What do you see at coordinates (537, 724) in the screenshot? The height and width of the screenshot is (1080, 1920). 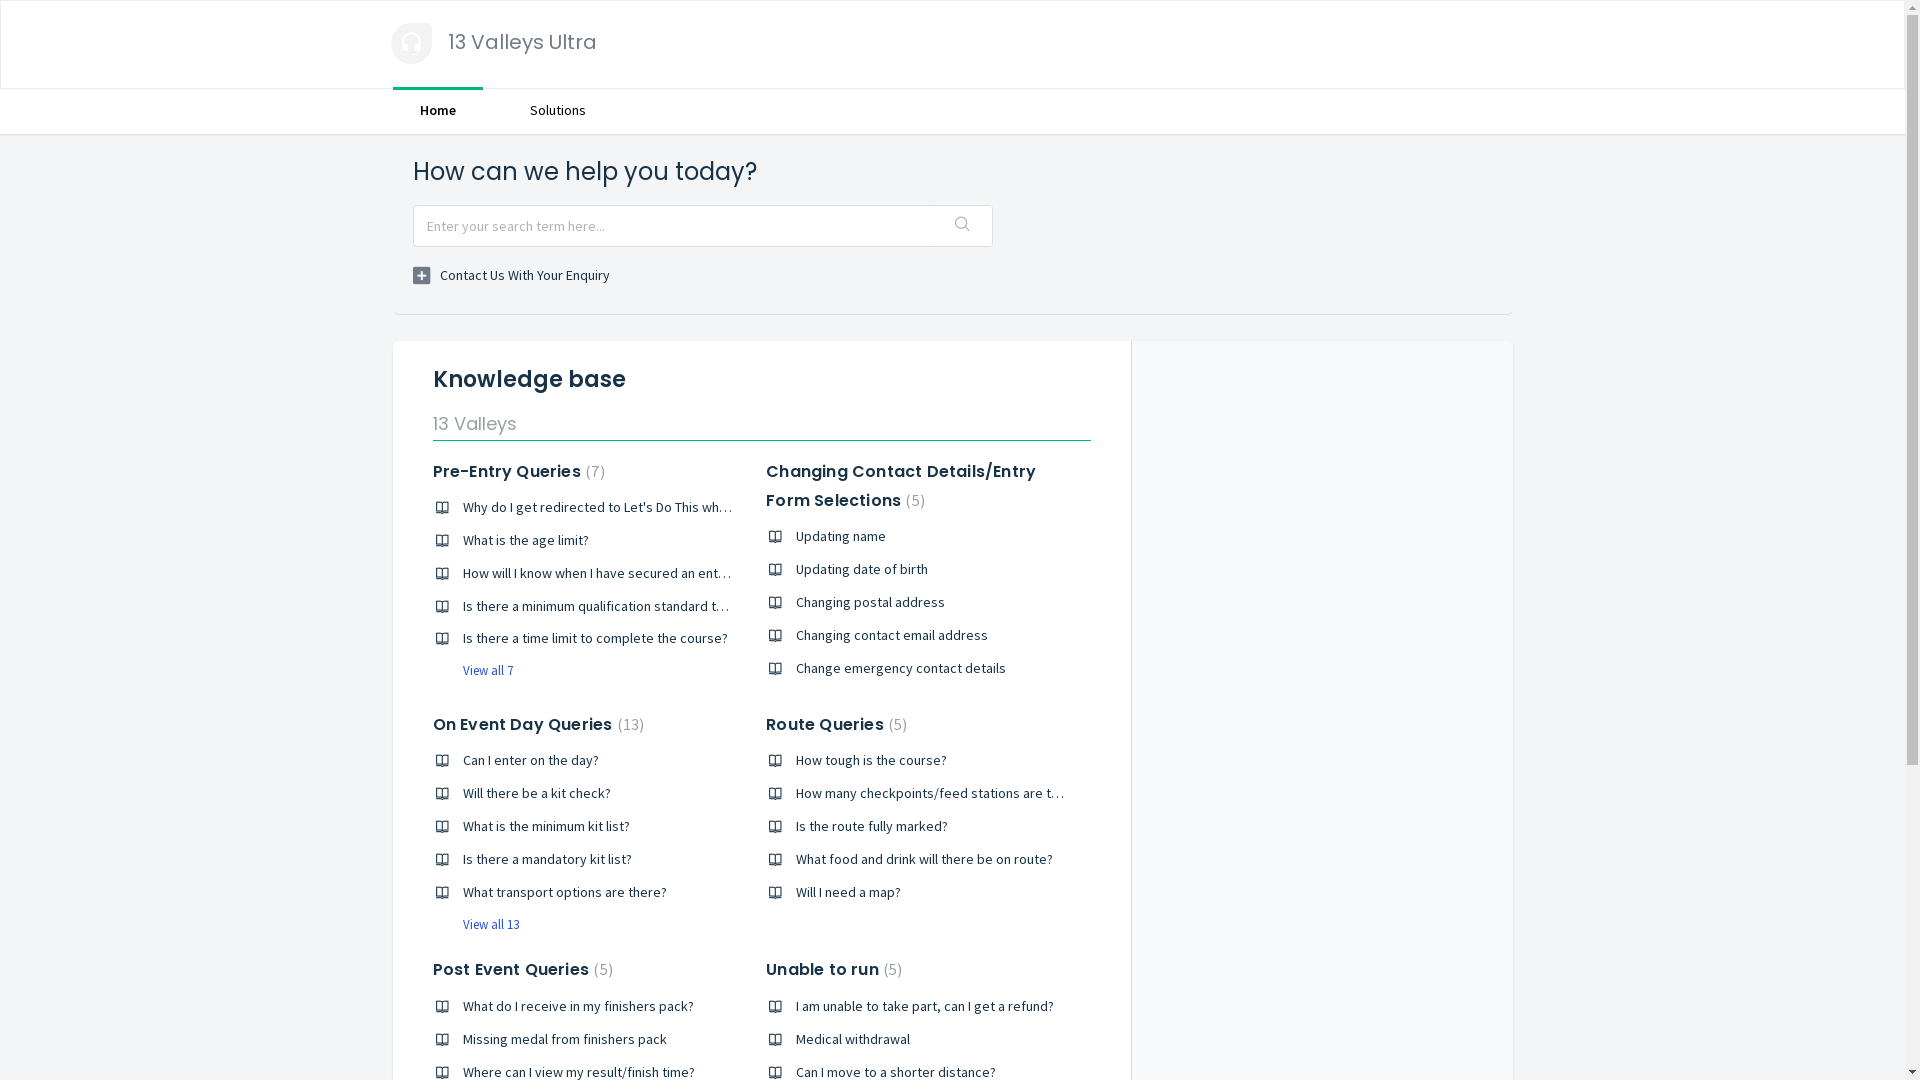 I see `'On Event Day Queries 13'` at bounding box center [537, 724].